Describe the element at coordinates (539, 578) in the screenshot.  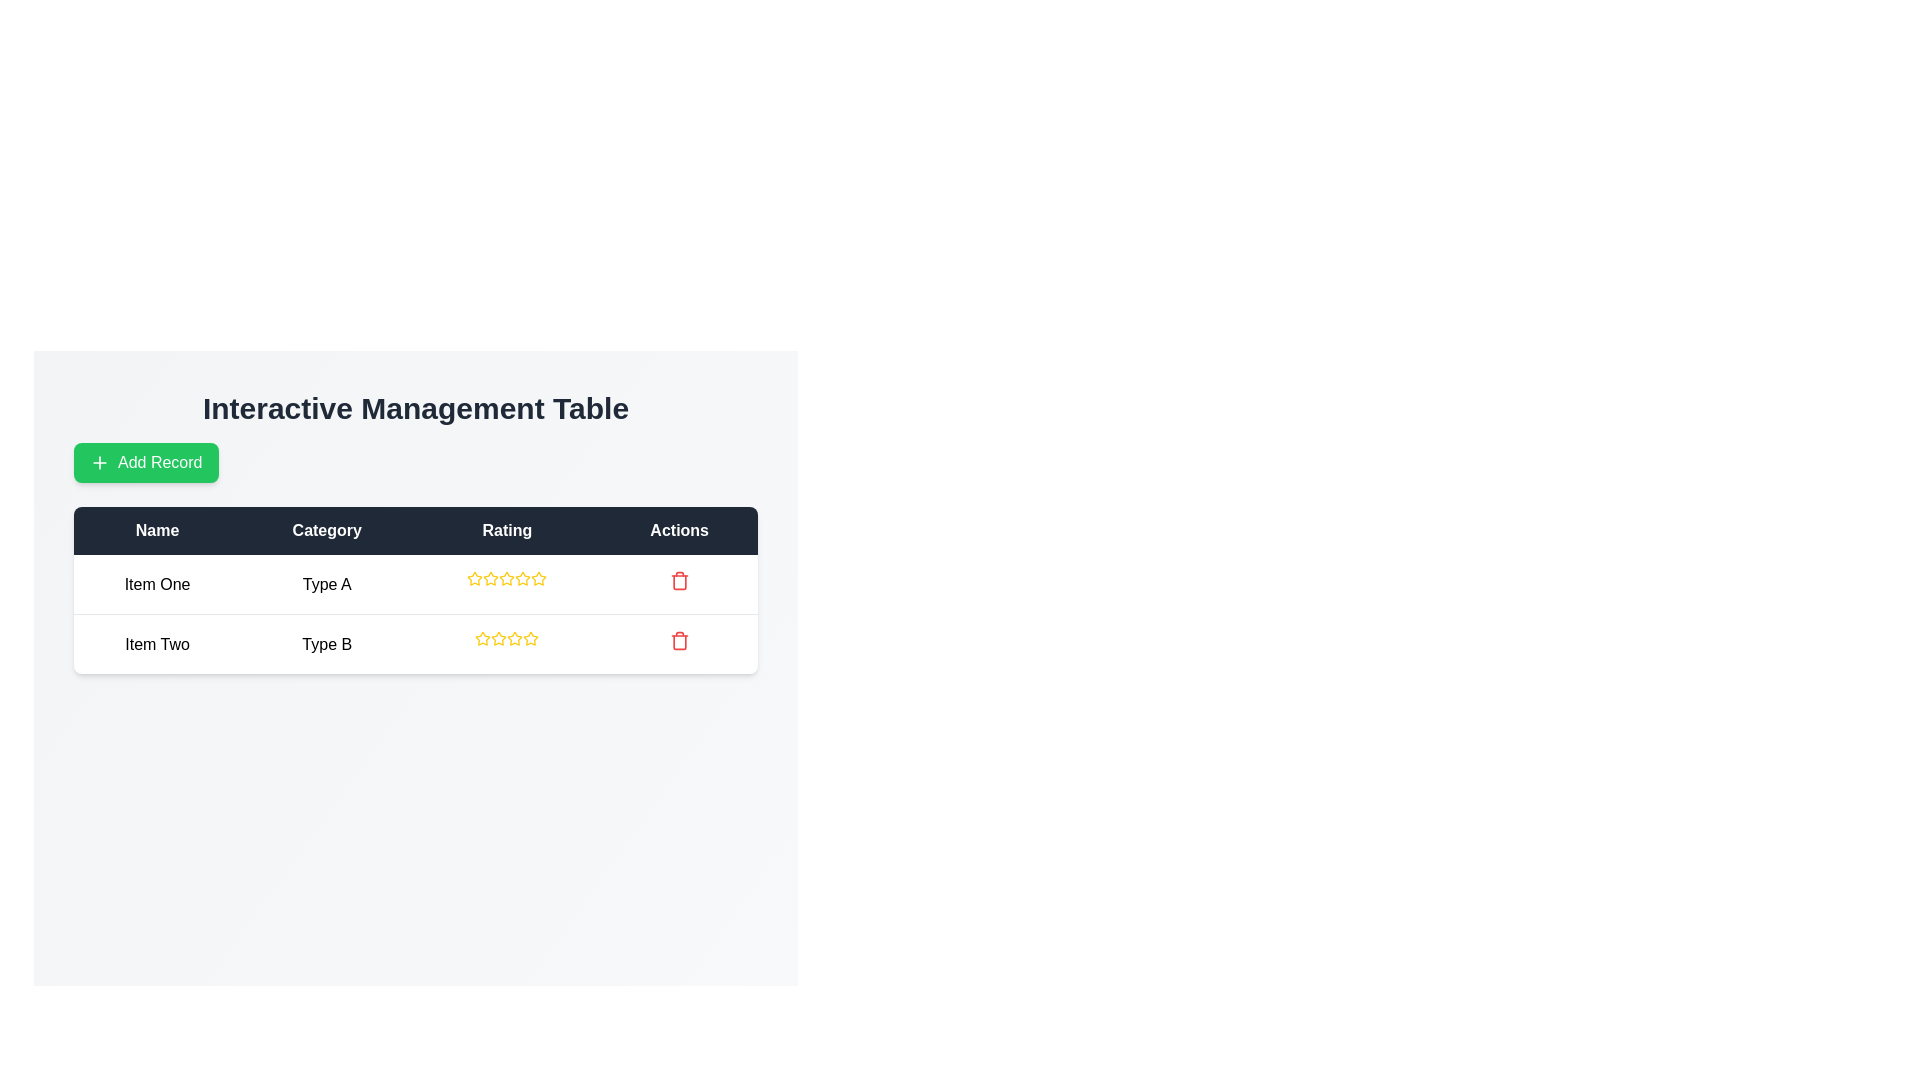
I see `the third graphical rating star icon with a yellow fill in the first row of the 'Rating' column to rate 'Item One.'` at that location.